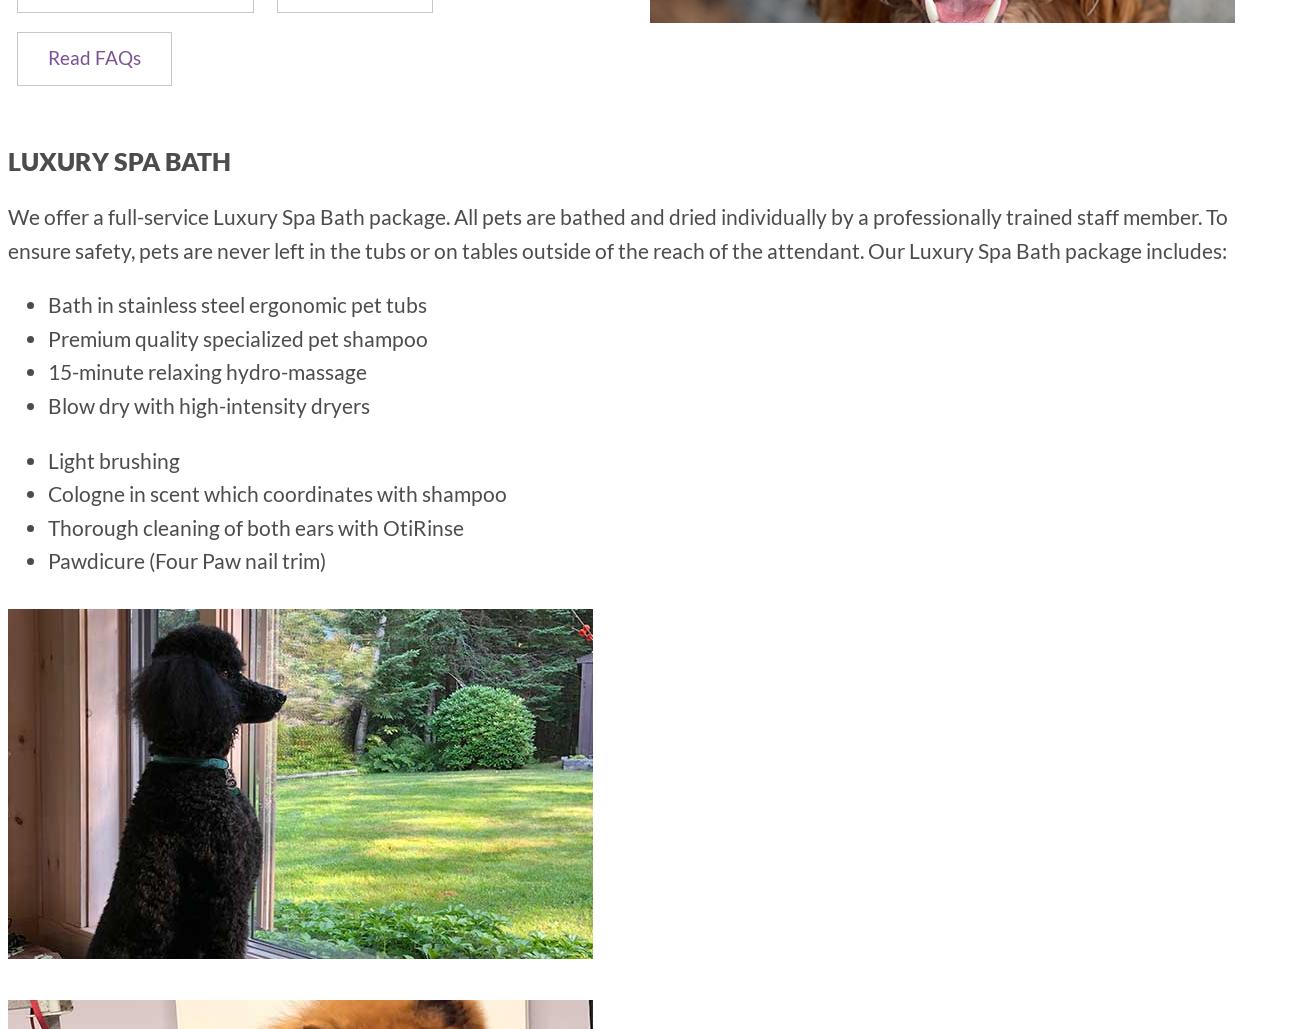 This screenshot has height=1029, width=1300. What do you see at coordinates (118, 161) in the screenshot?
I see `'Luxury Spa Bath'` at bounding box center [118, 161].